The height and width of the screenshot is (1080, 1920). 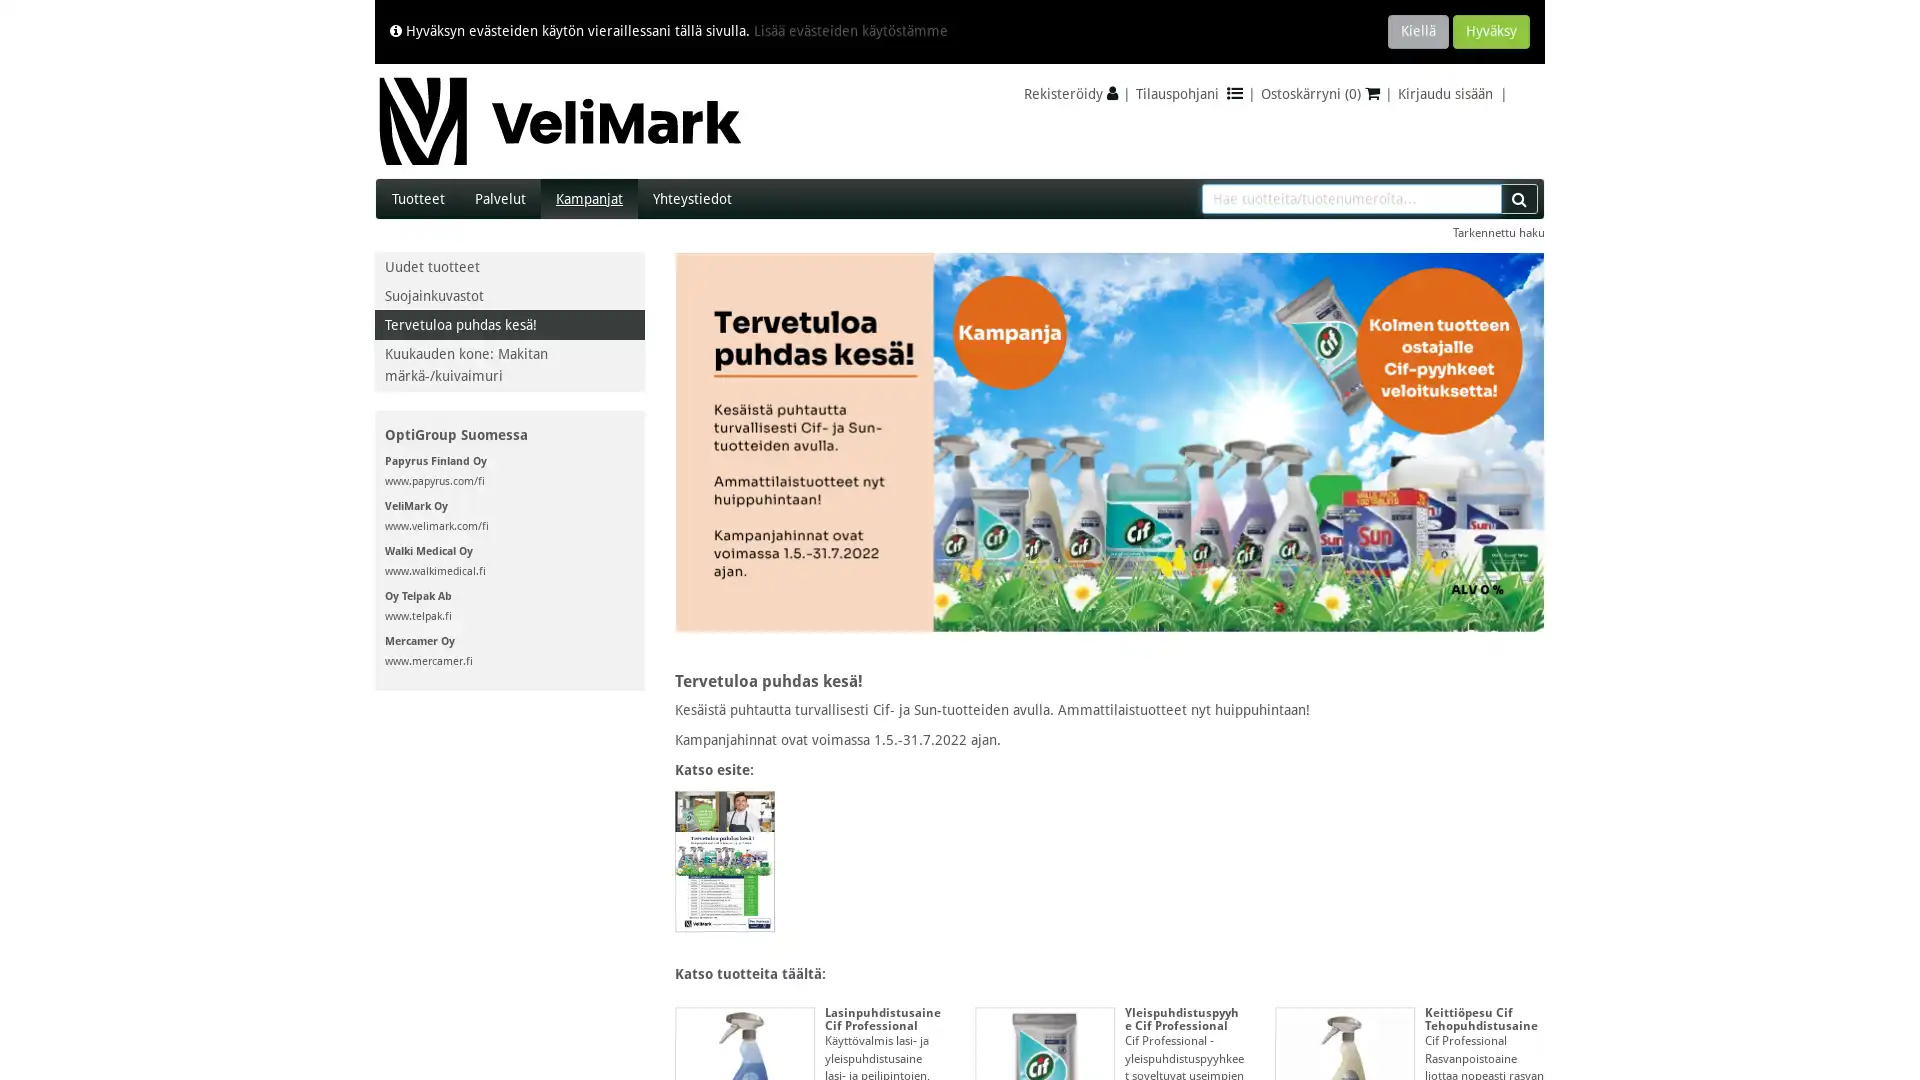 I want to click on Kiella, so click(x=1417, y=31).